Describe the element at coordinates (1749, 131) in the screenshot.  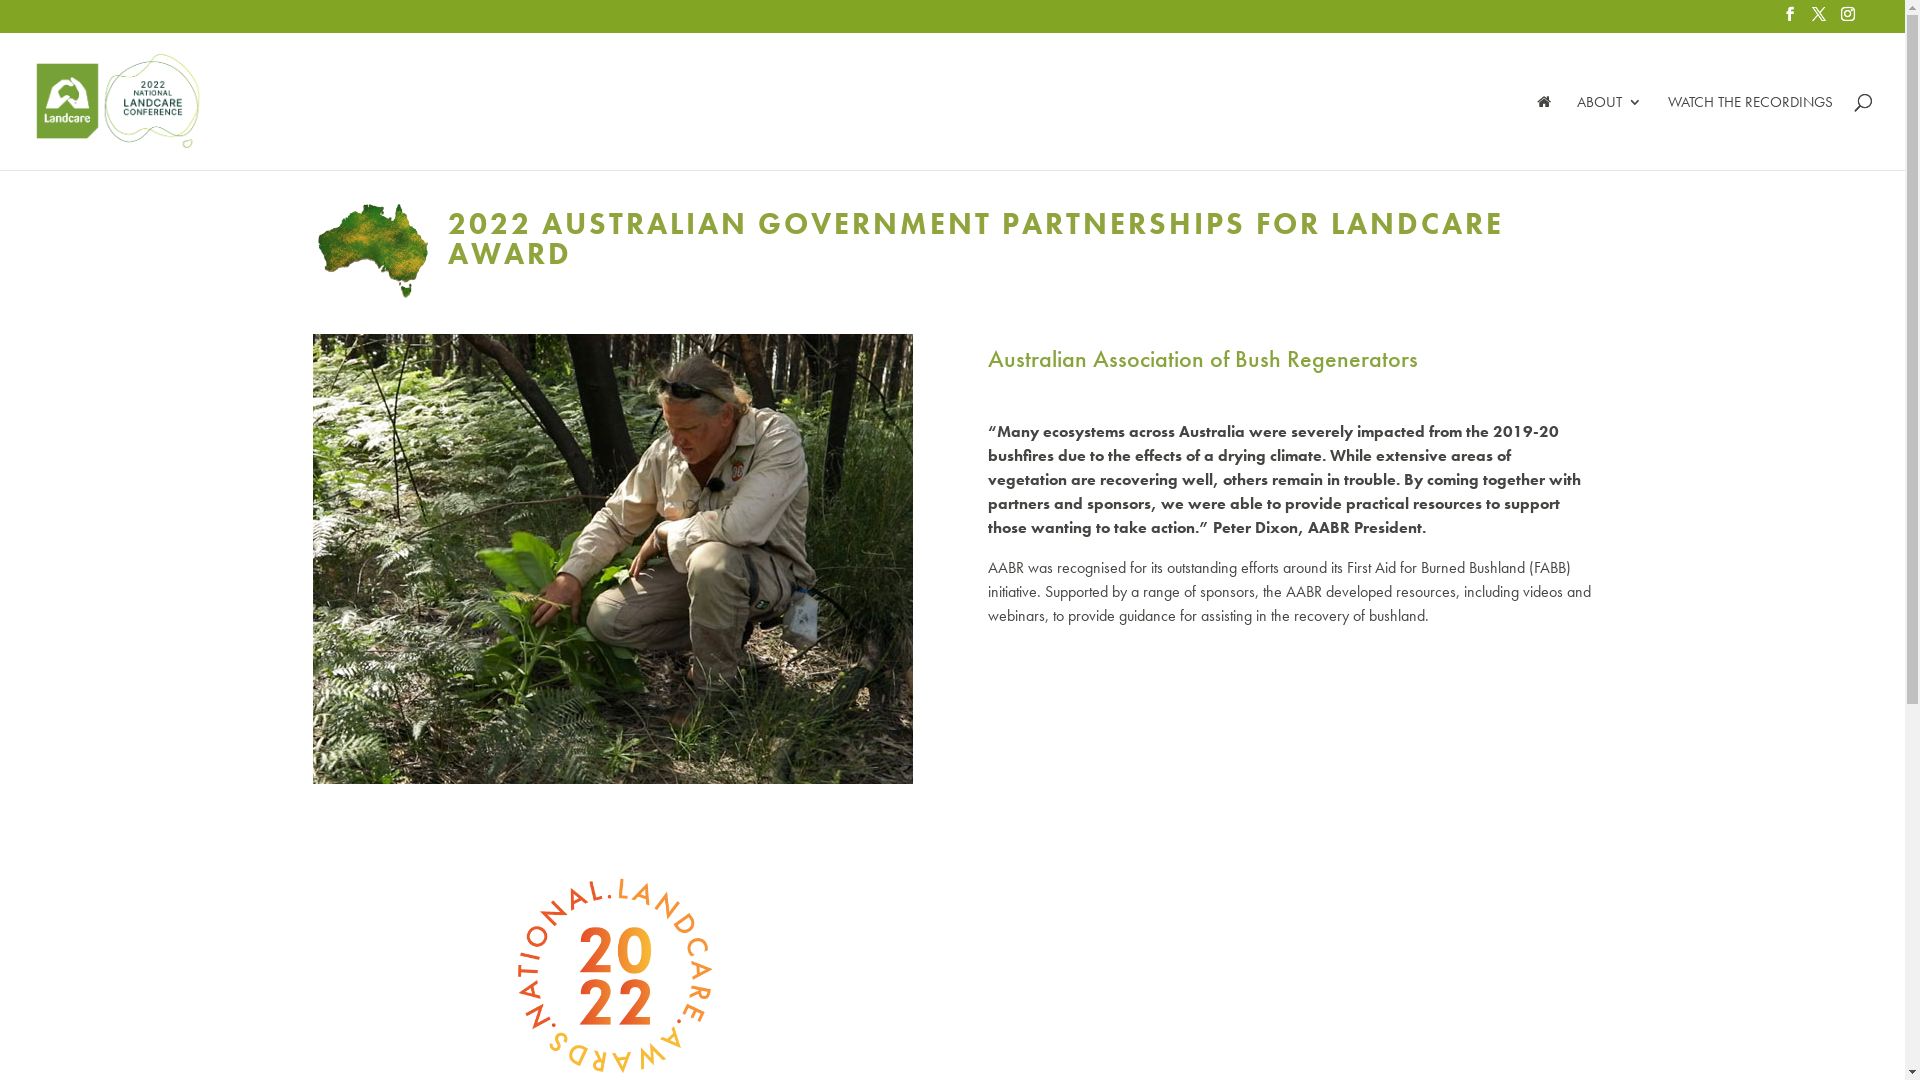
I see `'WATCH THE RECORDINGS'` at that location.